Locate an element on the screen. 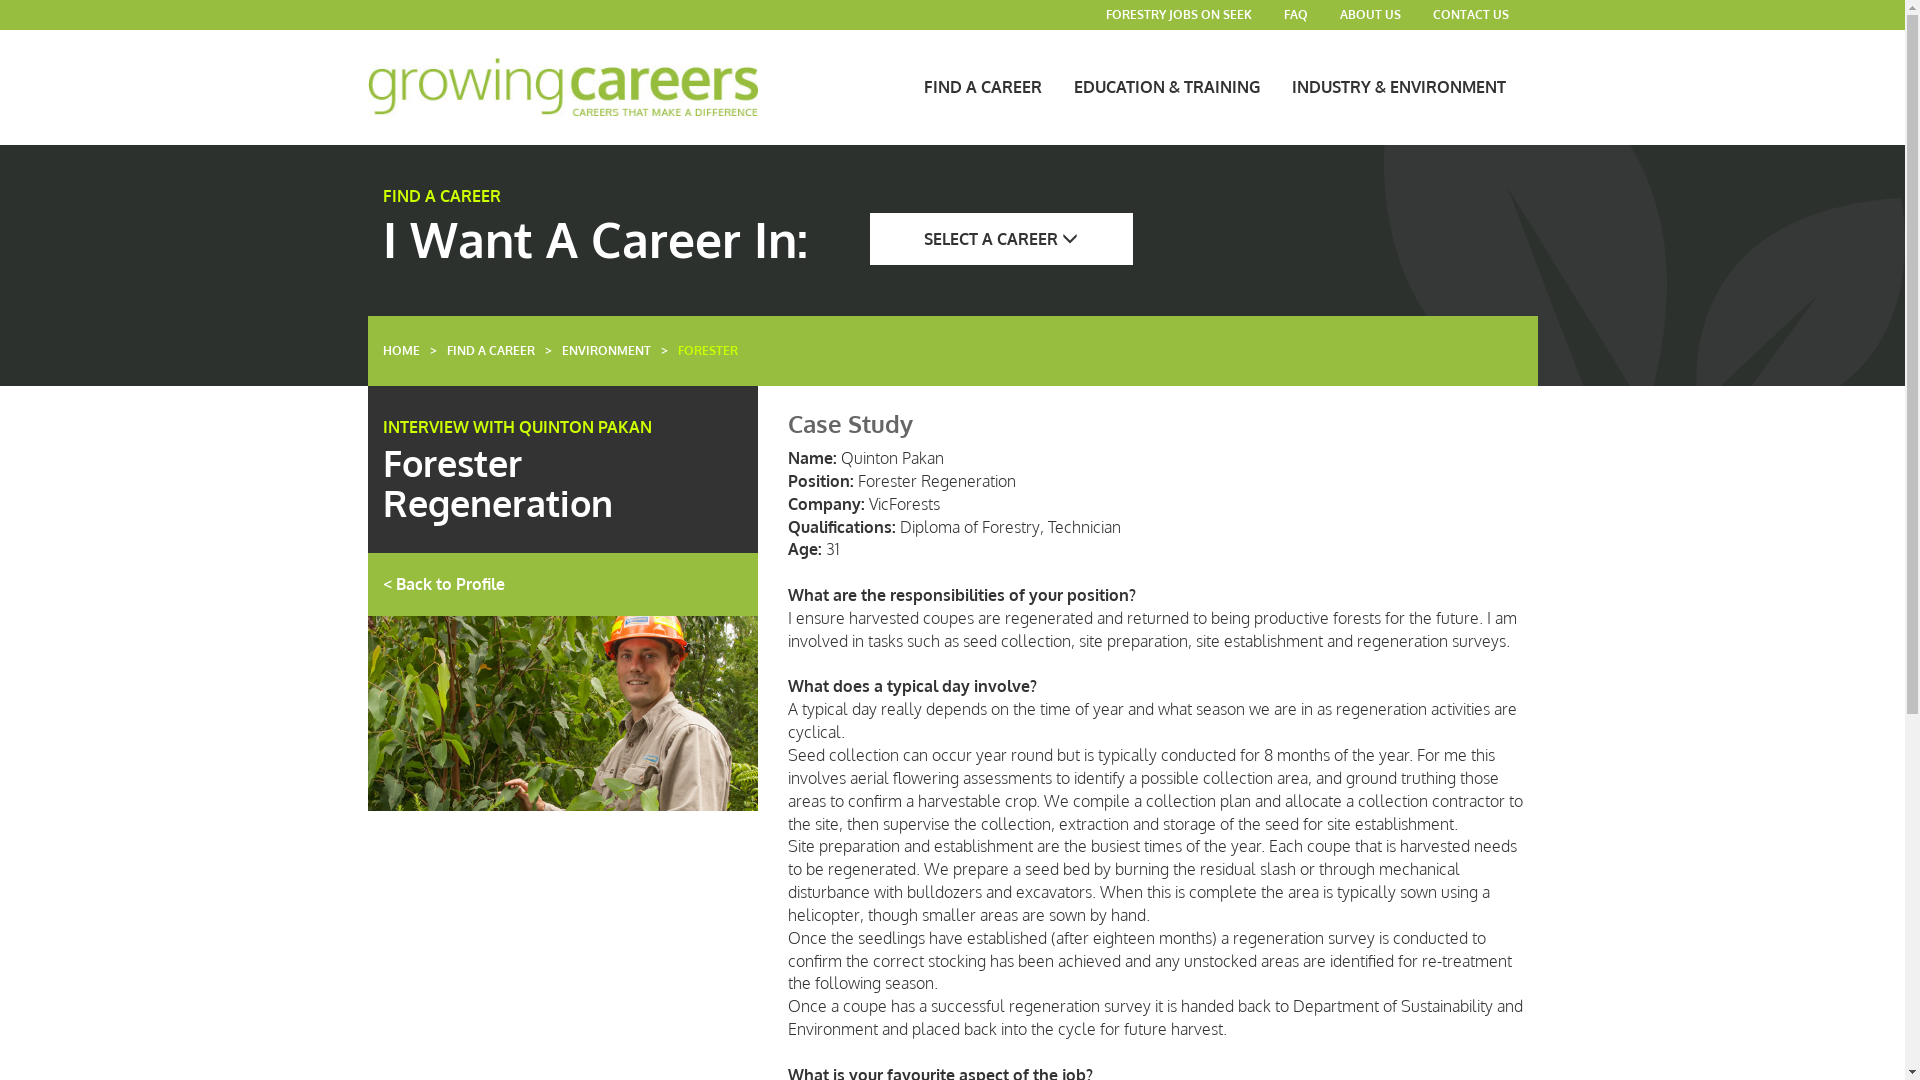  'FORESTRY JOBS ON SEEK' is located at coordinates (1179, 14).